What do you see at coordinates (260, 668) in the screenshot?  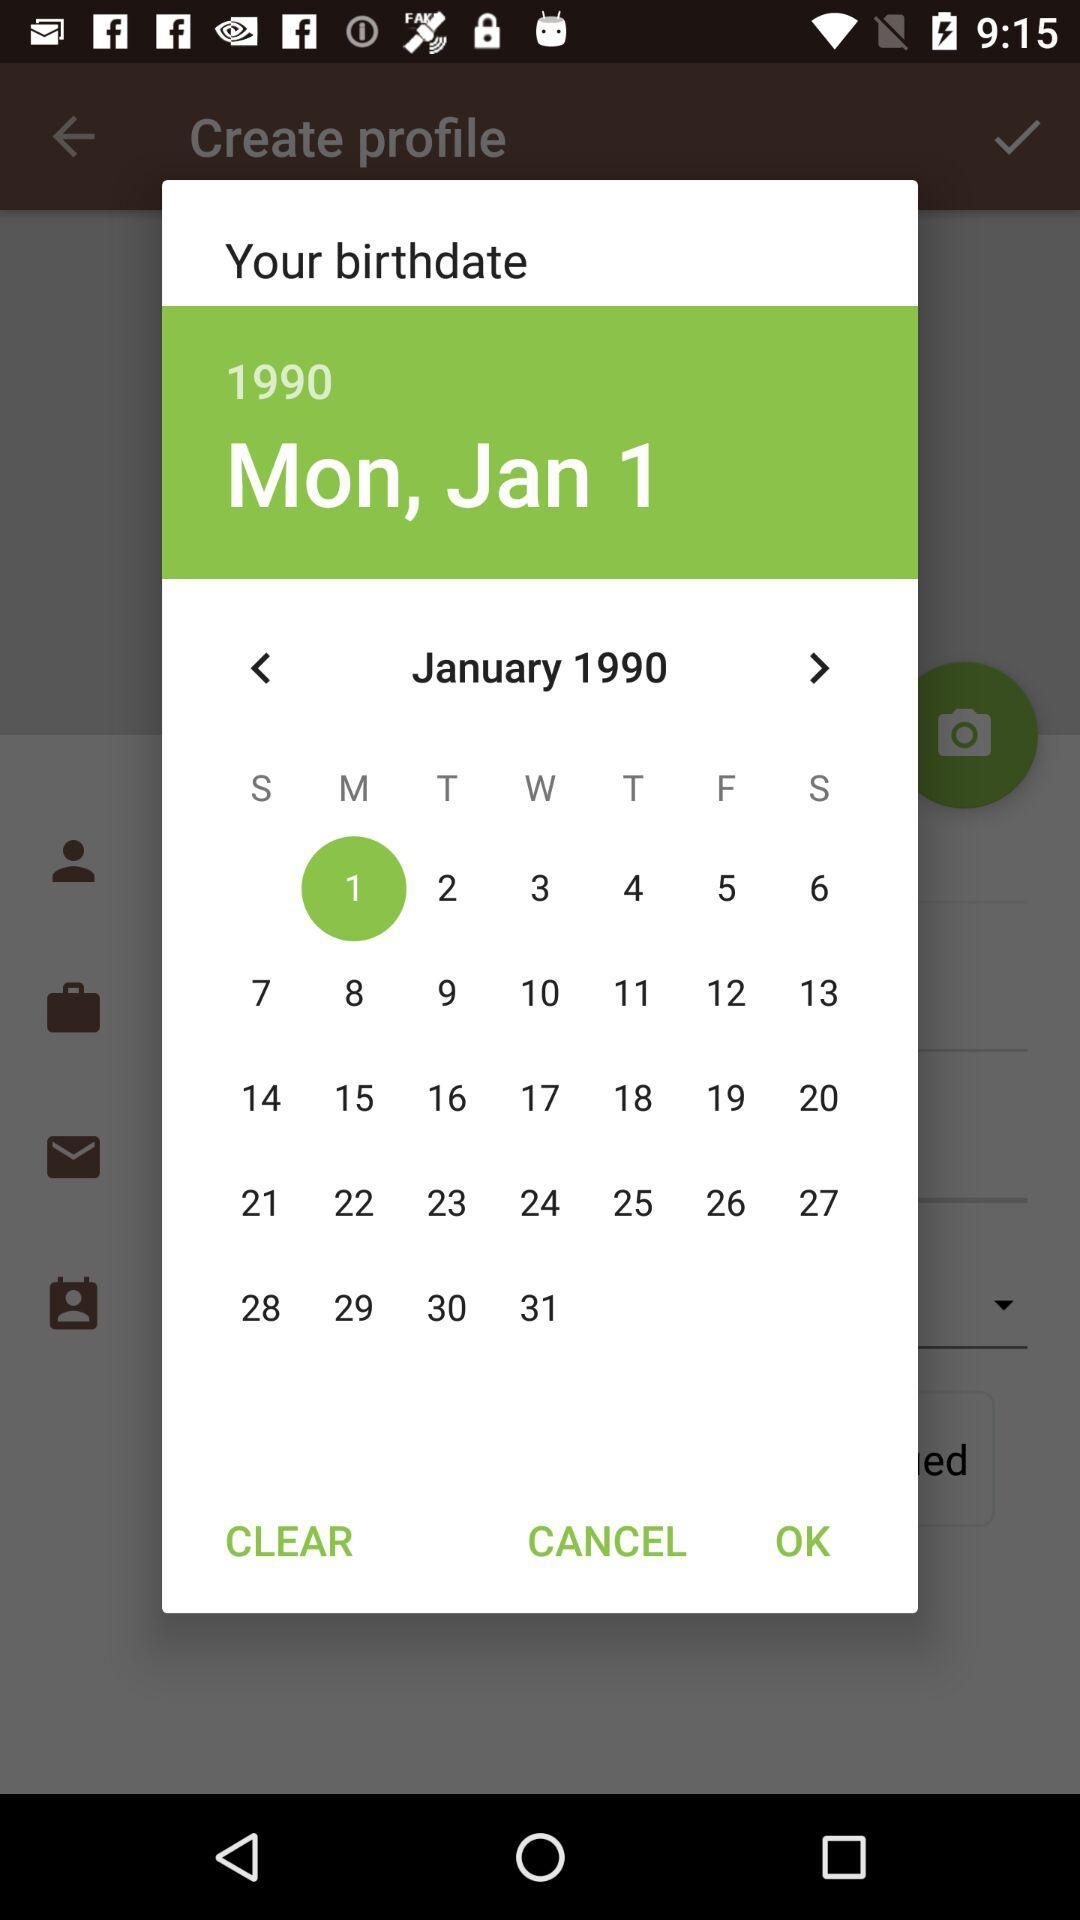 I see `the icon below mon, jan 1 icon` at bounding box center [260, 668].